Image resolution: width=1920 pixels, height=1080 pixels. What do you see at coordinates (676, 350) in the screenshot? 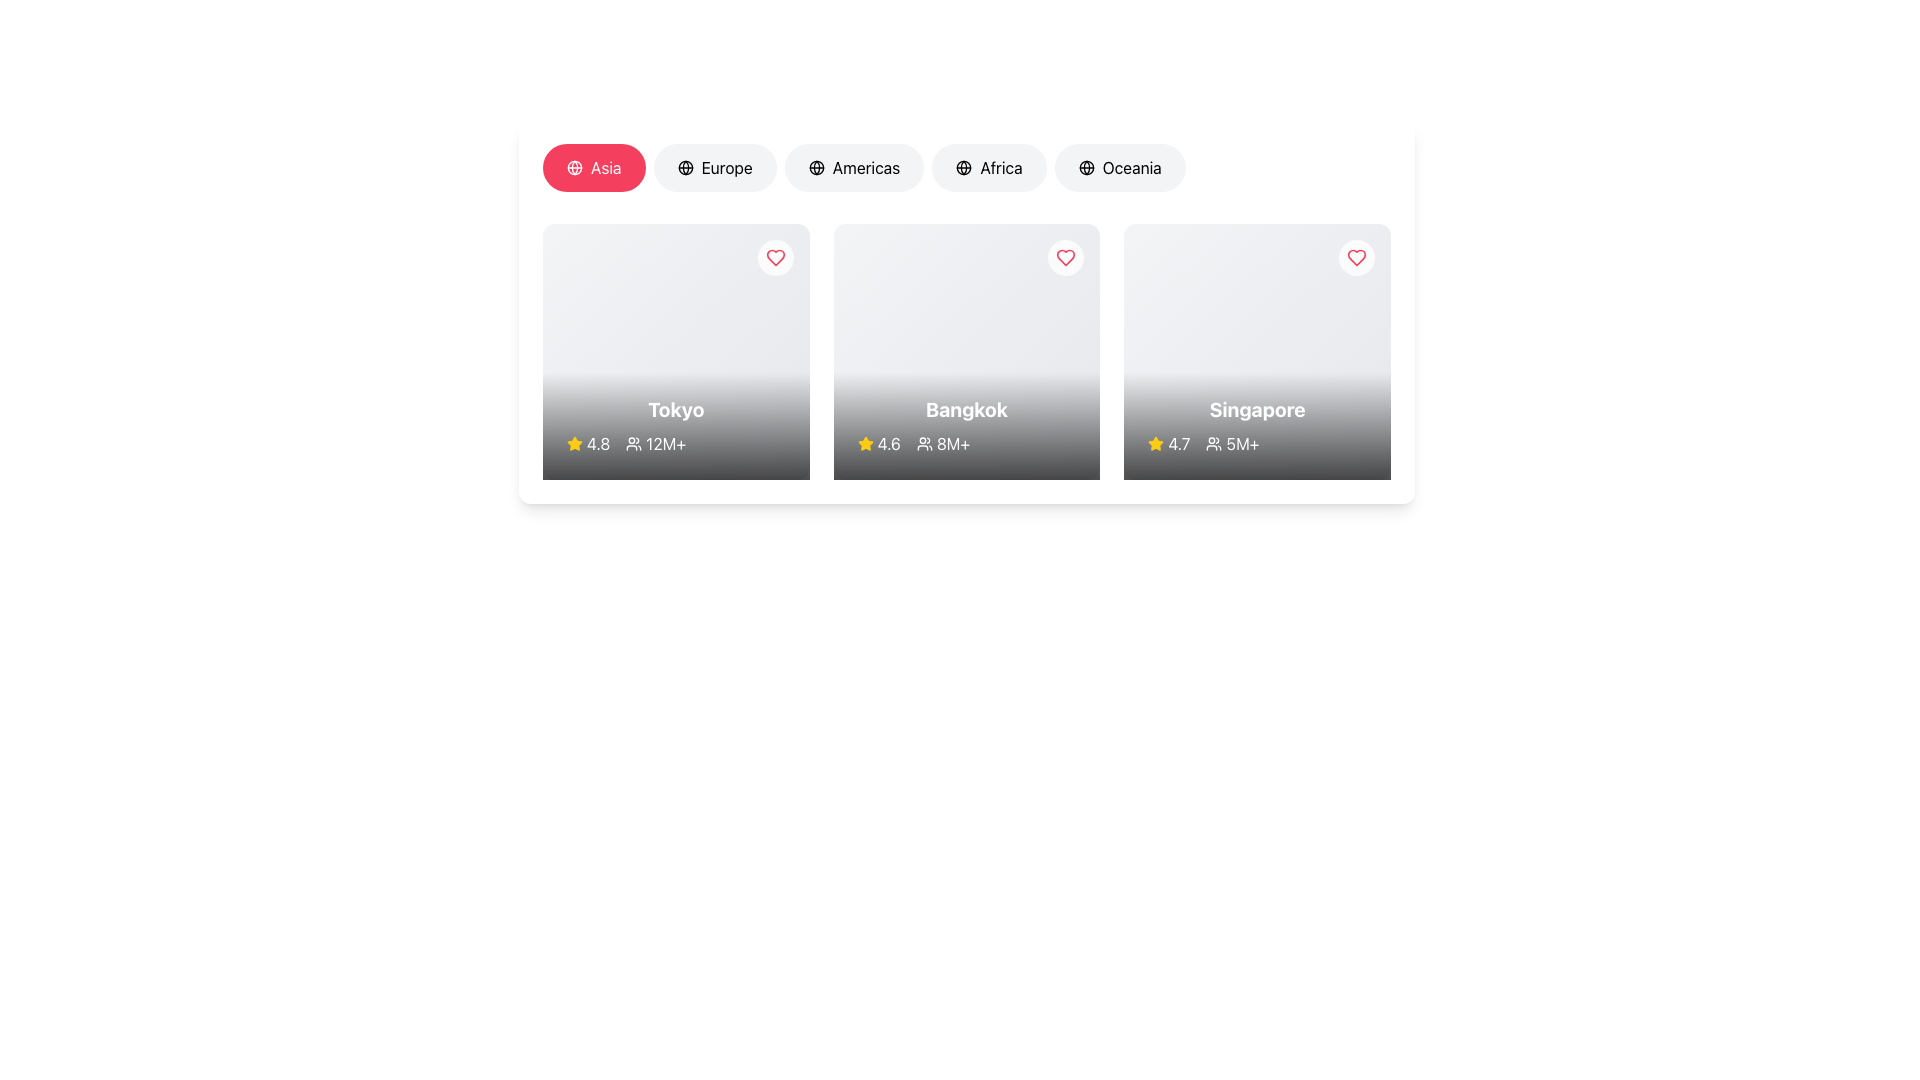
I see `the informative card displaying summarized information about Tokyo, which includes its name, rating, and population, located in the top-left section of the grid layout` at bounding box center [676, 350].